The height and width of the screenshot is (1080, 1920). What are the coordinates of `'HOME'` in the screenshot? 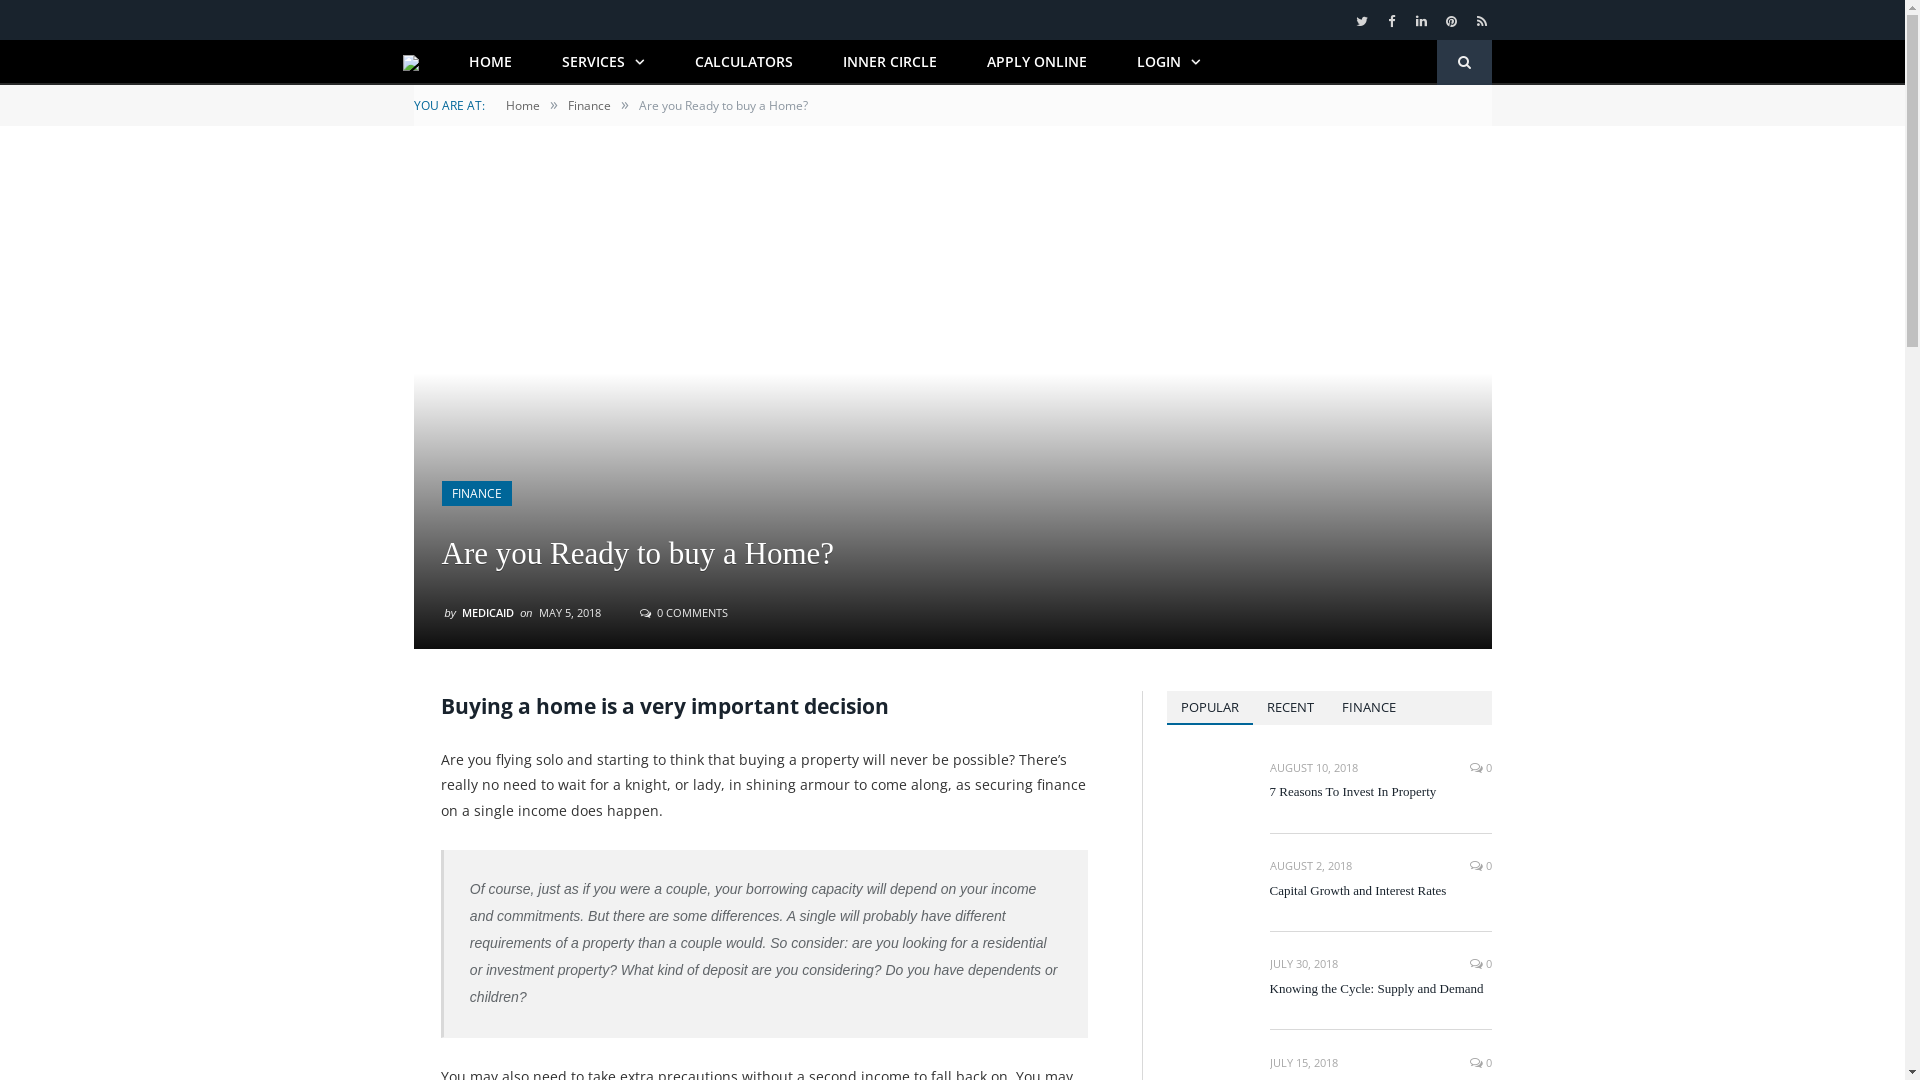 It's located at (490, 61).